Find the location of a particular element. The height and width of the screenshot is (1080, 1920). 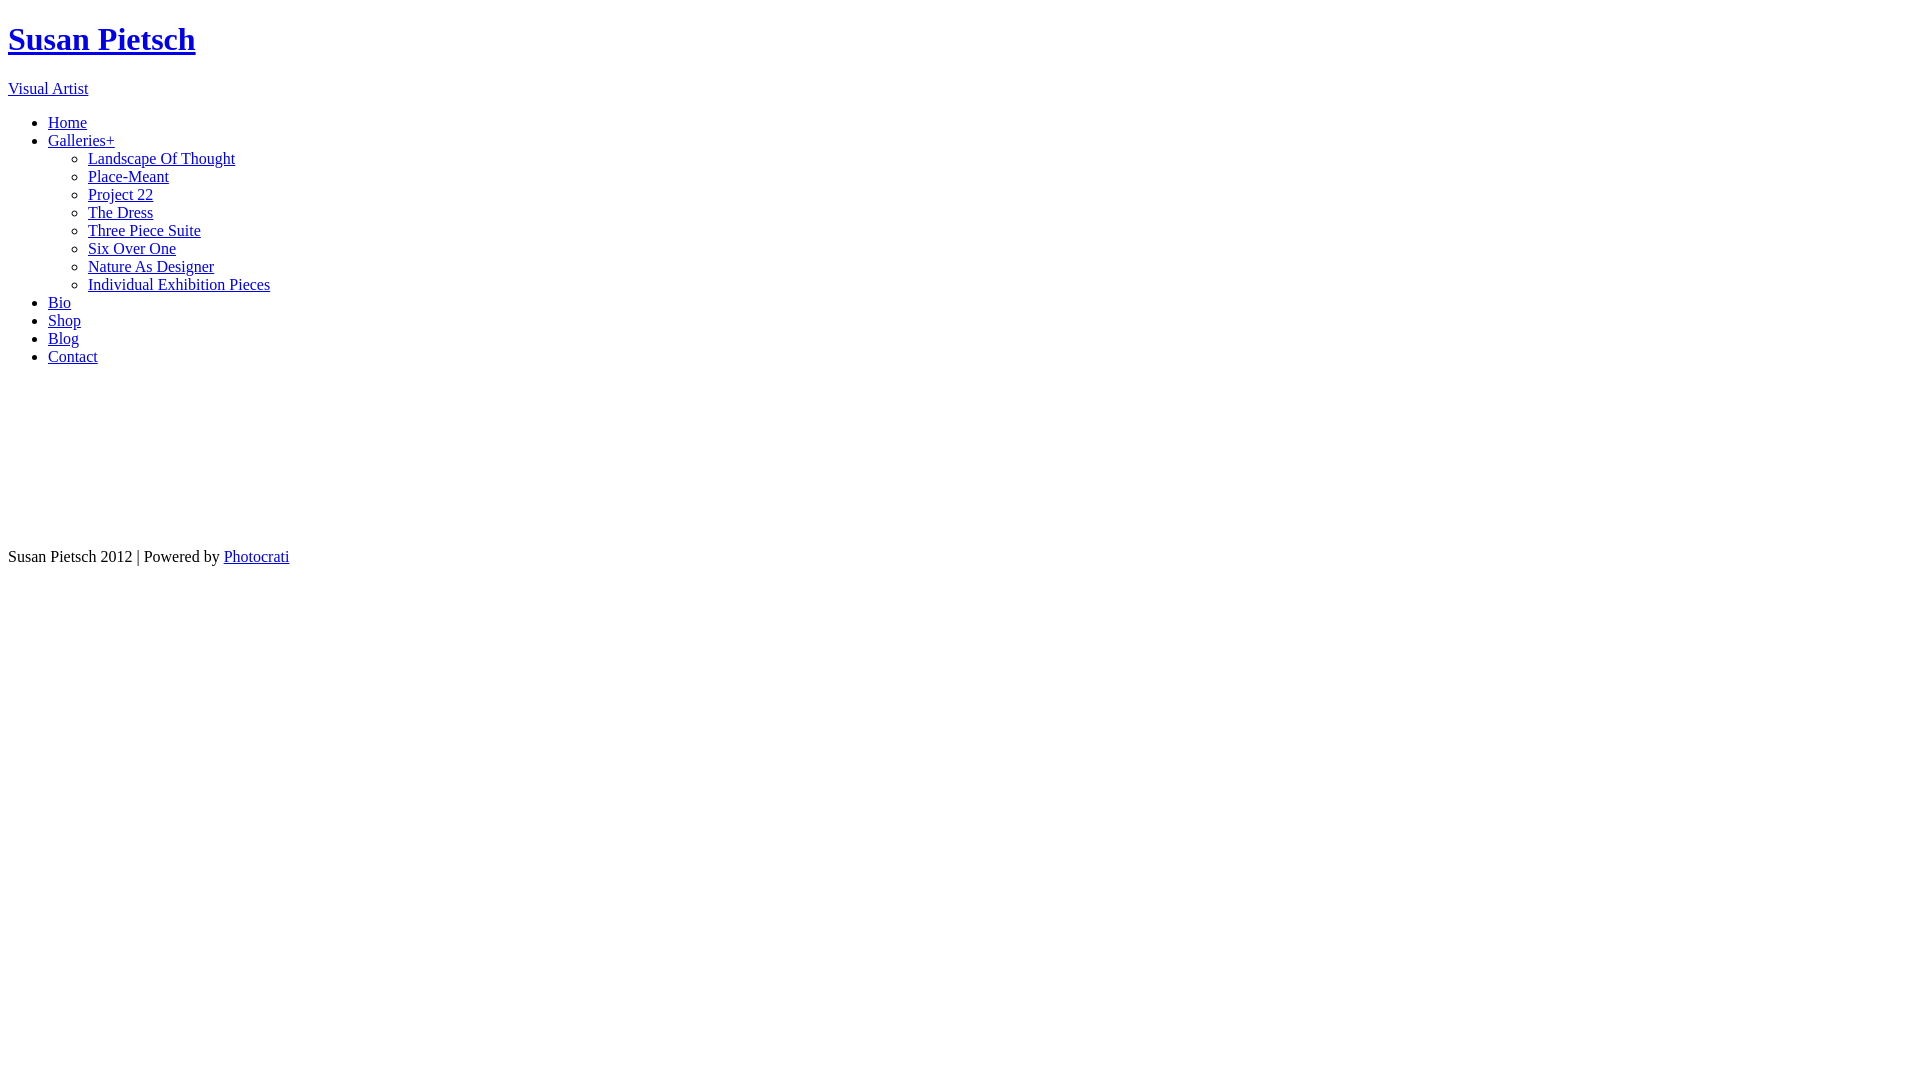

'Shop' is located at coordinates (64, 319).